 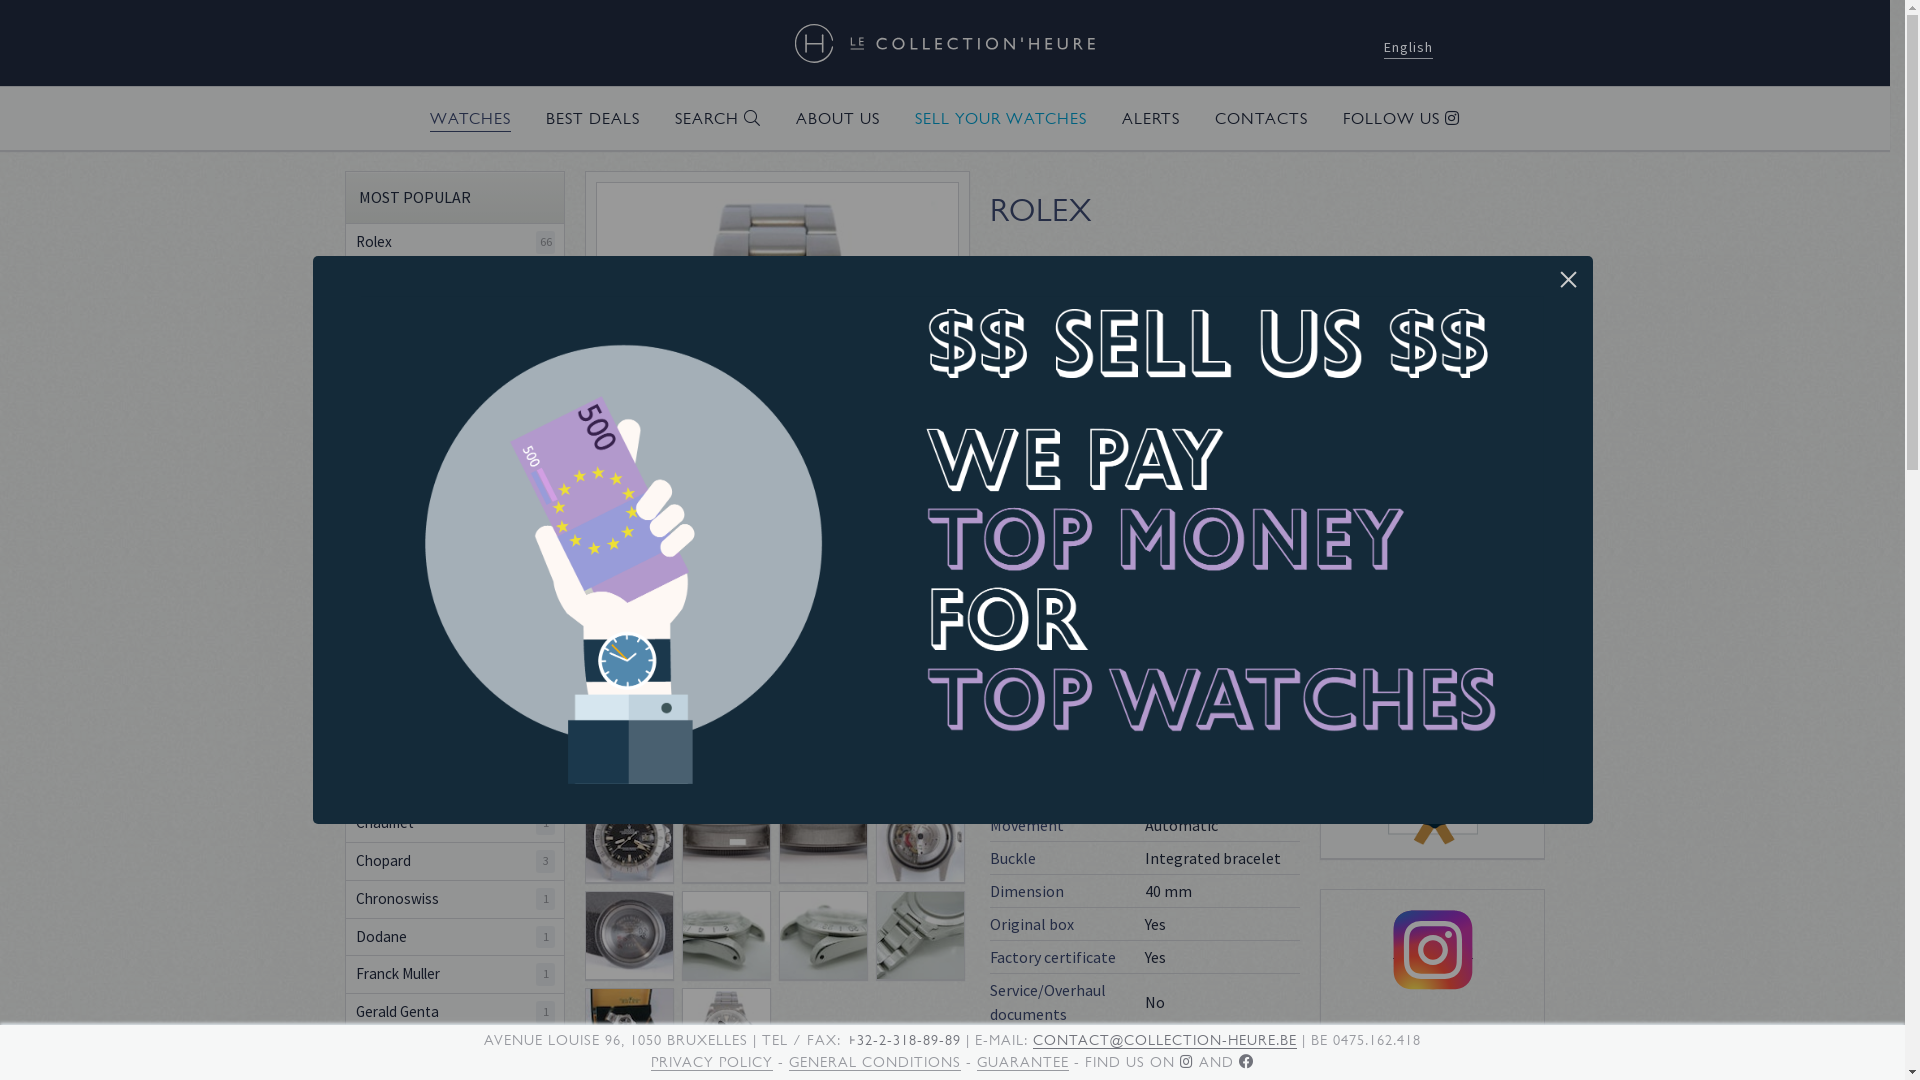 What do you see at coordinates (1400, 119) in the screenshot?
I see `'FOLLOW US'` at bounding box center [1400, 119].